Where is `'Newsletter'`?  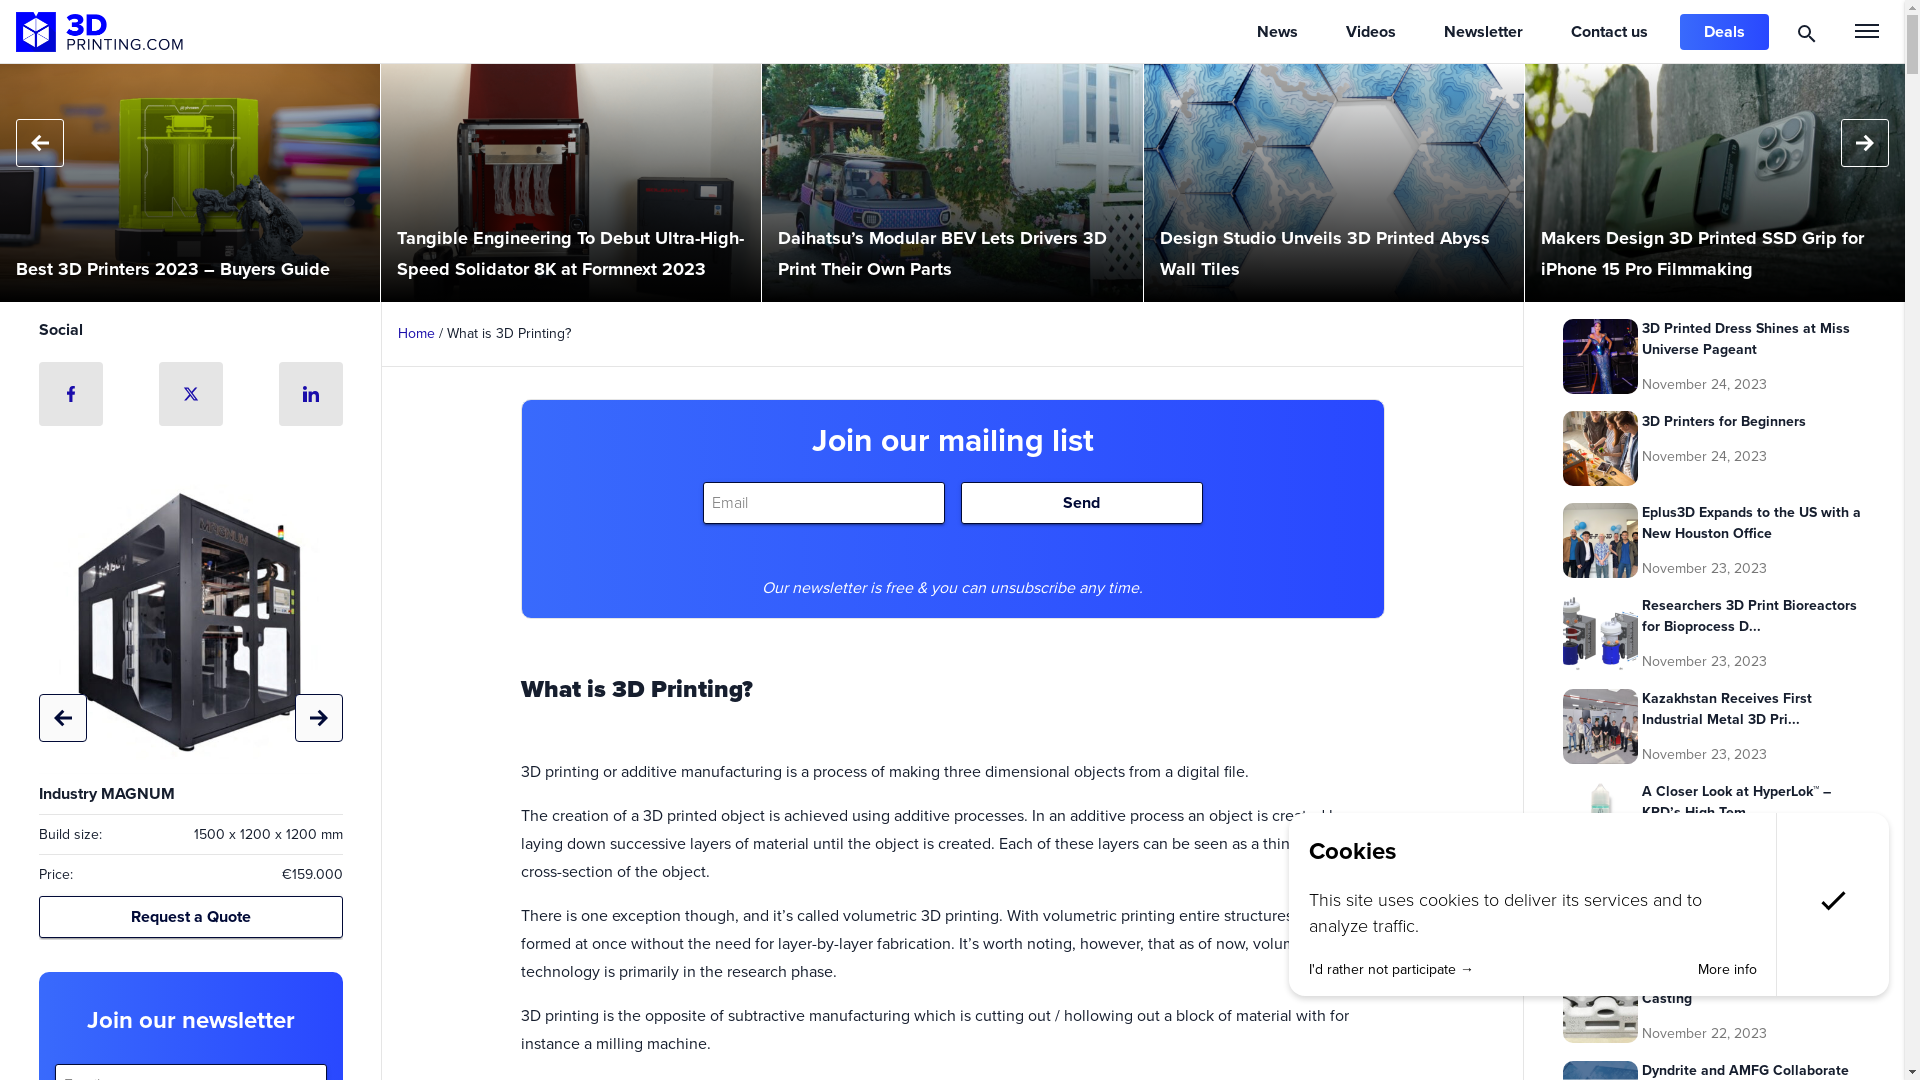
'Newsletter' is located at coordinates (1483, 31).